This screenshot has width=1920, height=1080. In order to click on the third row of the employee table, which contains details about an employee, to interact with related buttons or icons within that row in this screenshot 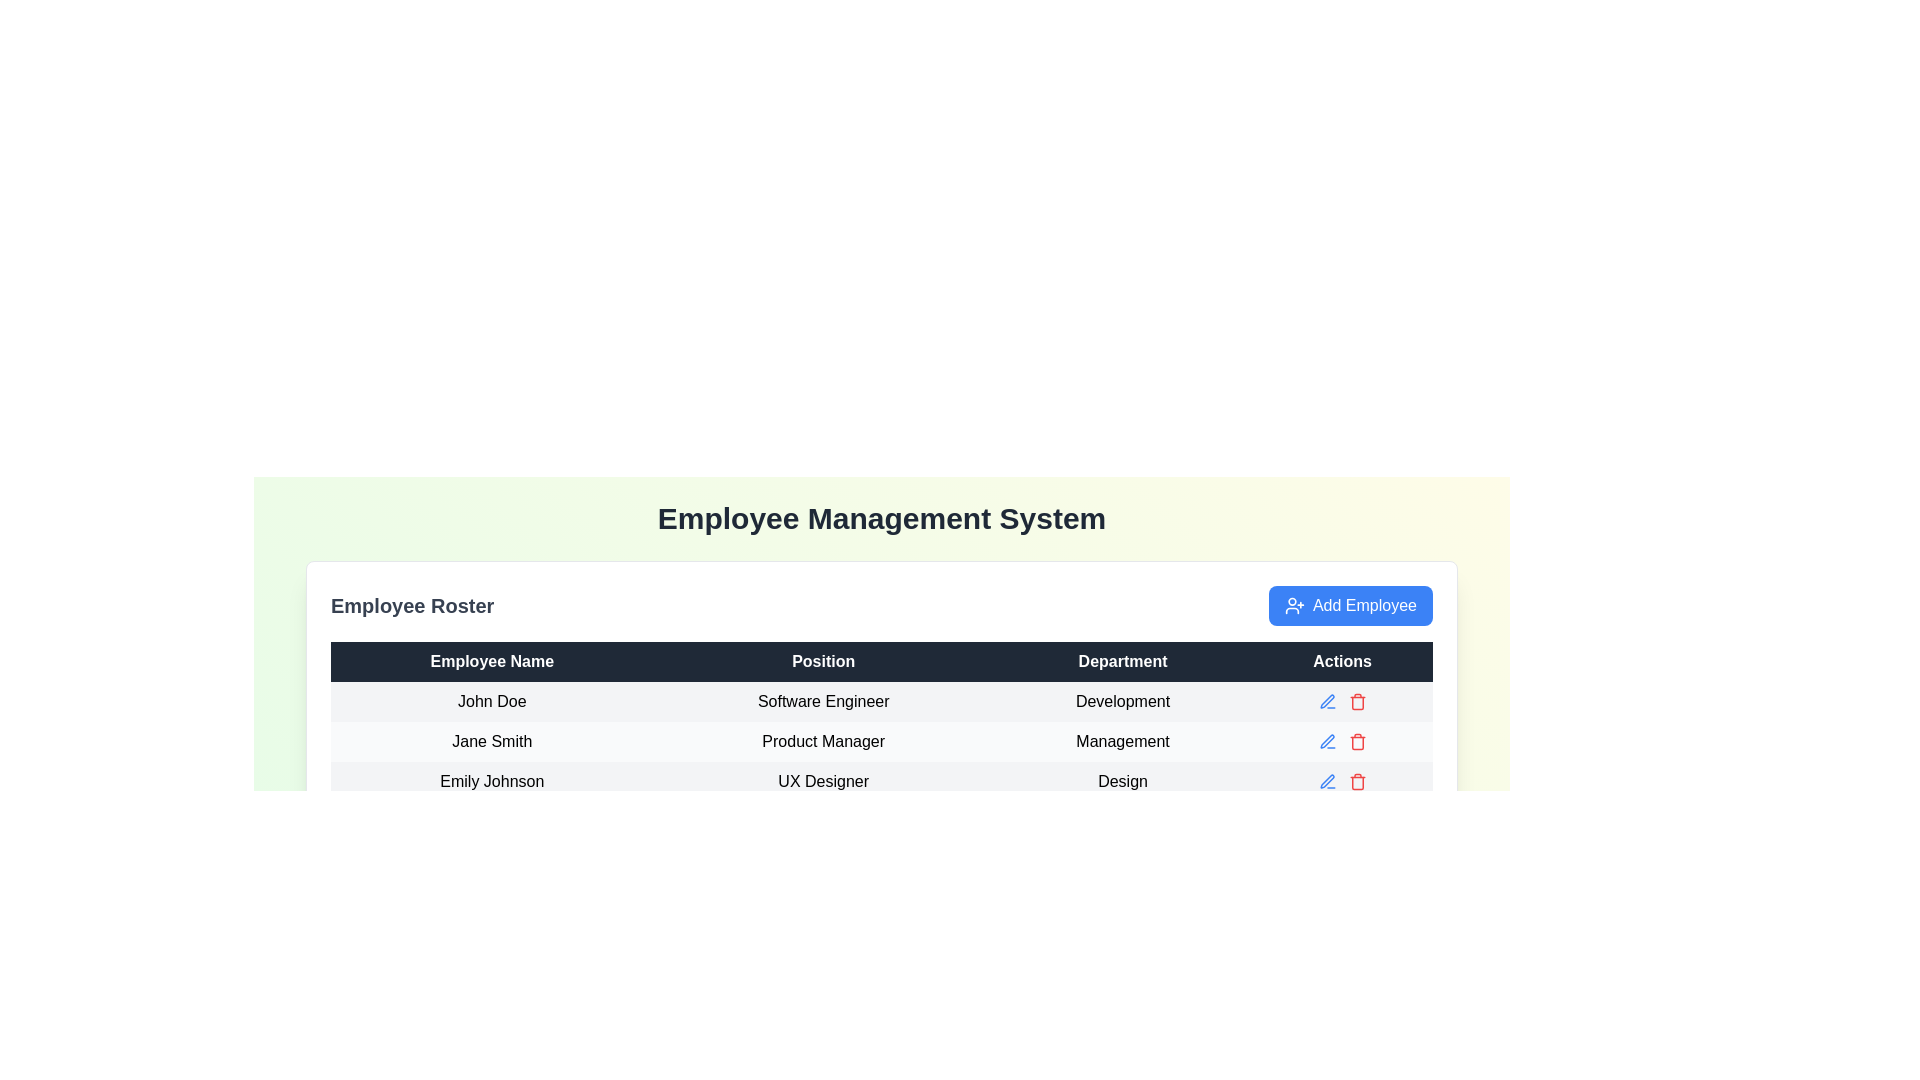, I will do `click(881, 781)`.